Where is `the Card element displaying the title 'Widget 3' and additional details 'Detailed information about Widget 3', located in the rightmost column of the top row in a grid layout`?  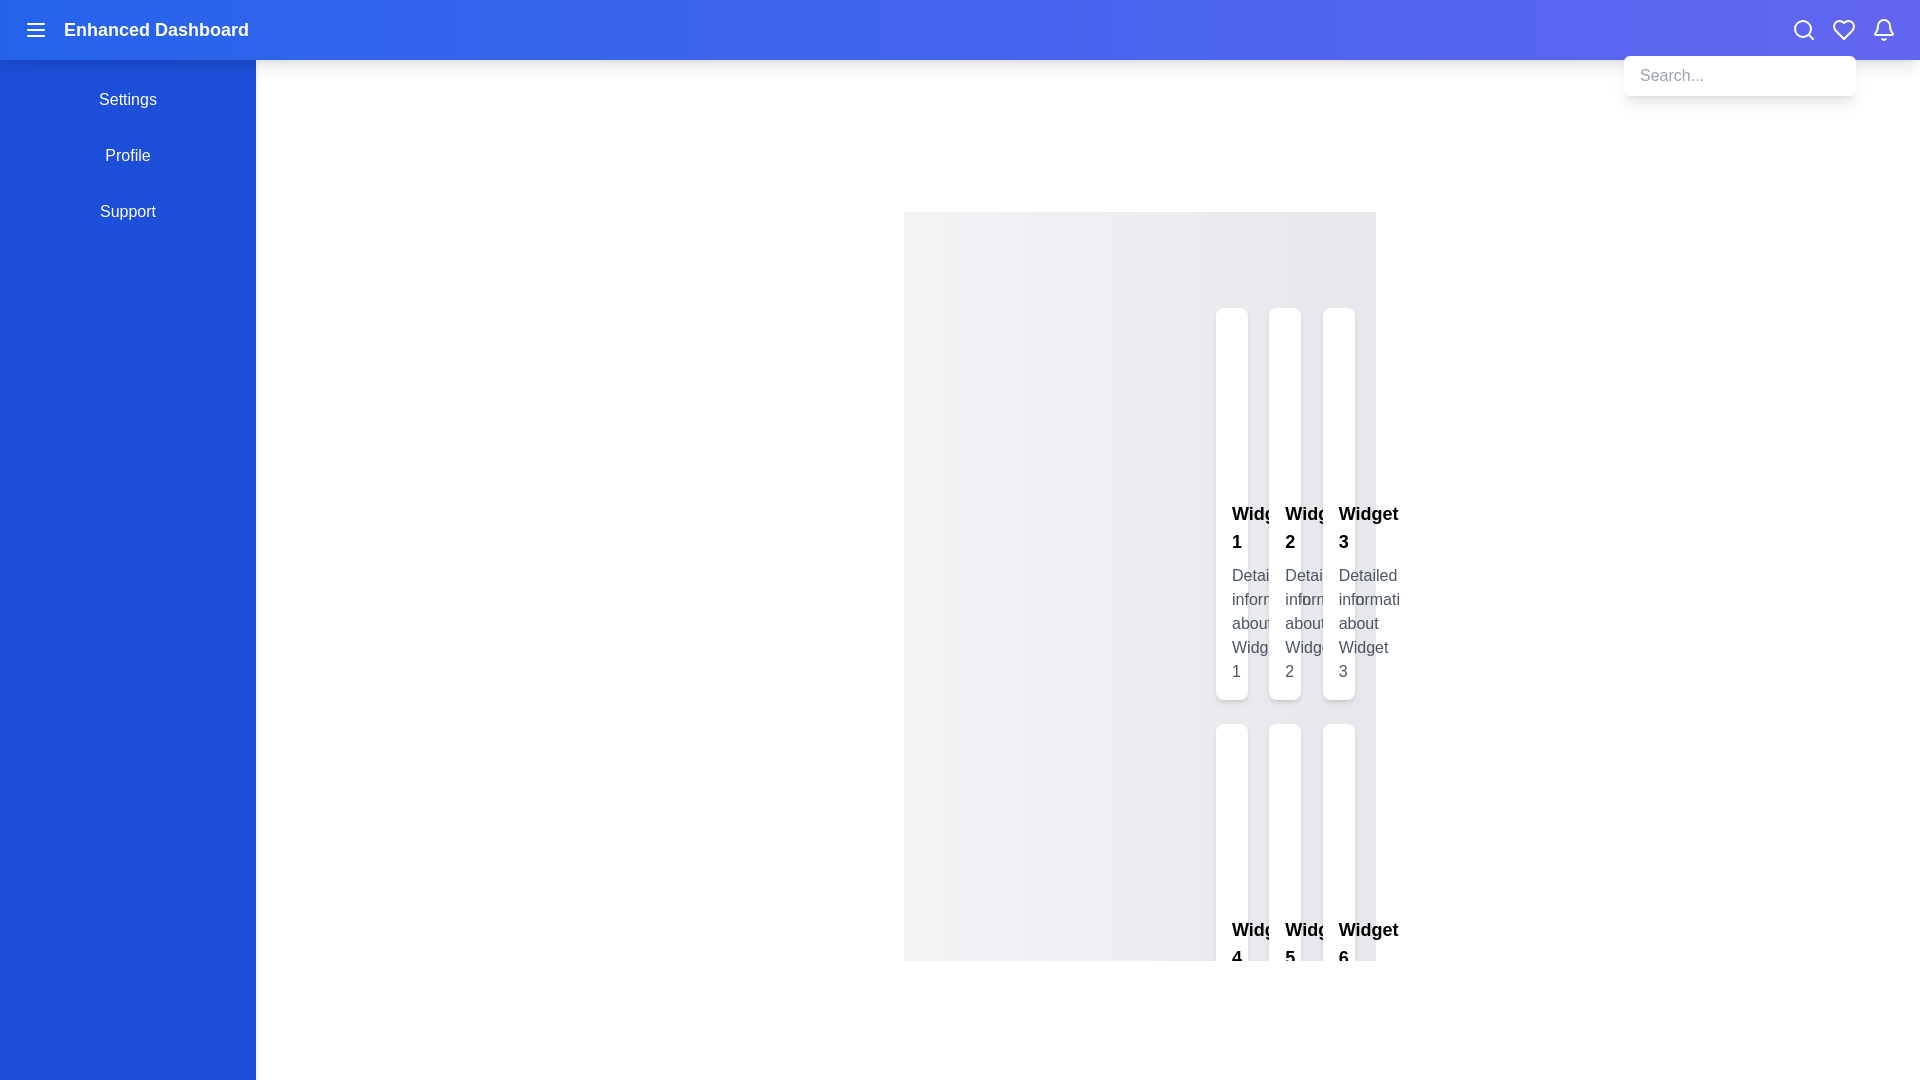
the Card element displaying the title 'Widget 3' and additional details 'Detailed information about Widget 3', located in the rightmost column of the top row in a grid layout is located at coordinates (1338, 503).